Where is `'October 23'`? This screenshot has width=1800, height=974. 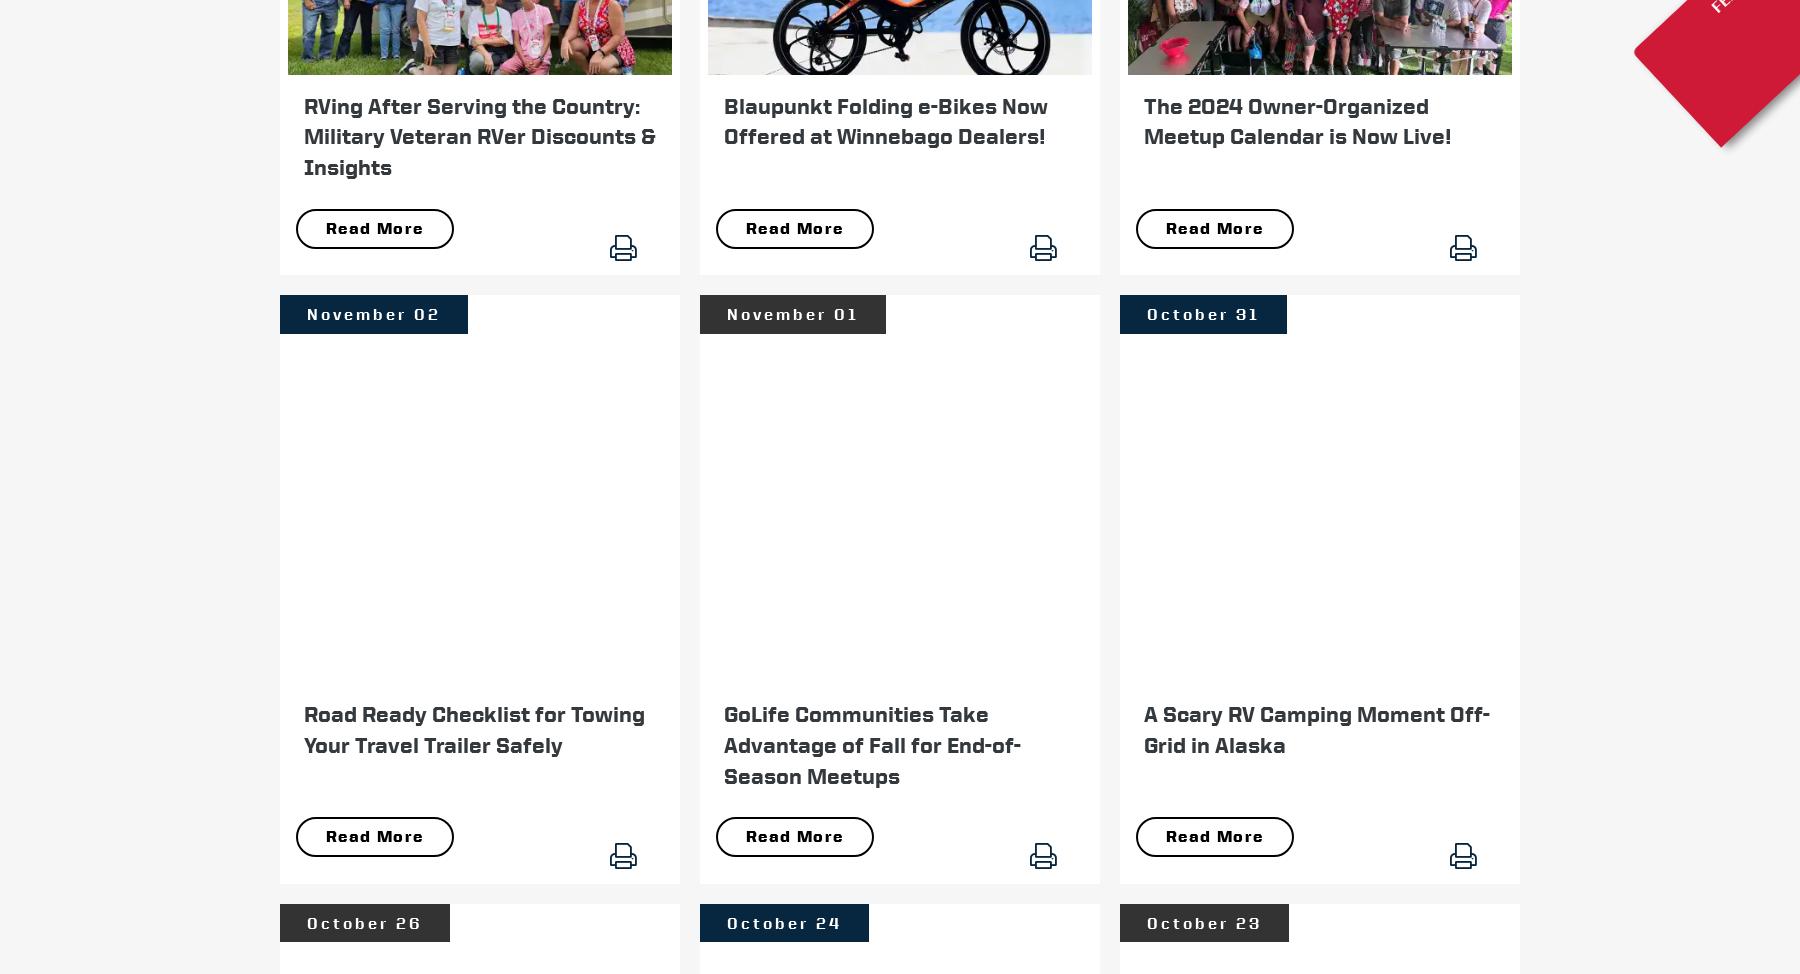
'October 23' is located at coordinates (1145, 921).